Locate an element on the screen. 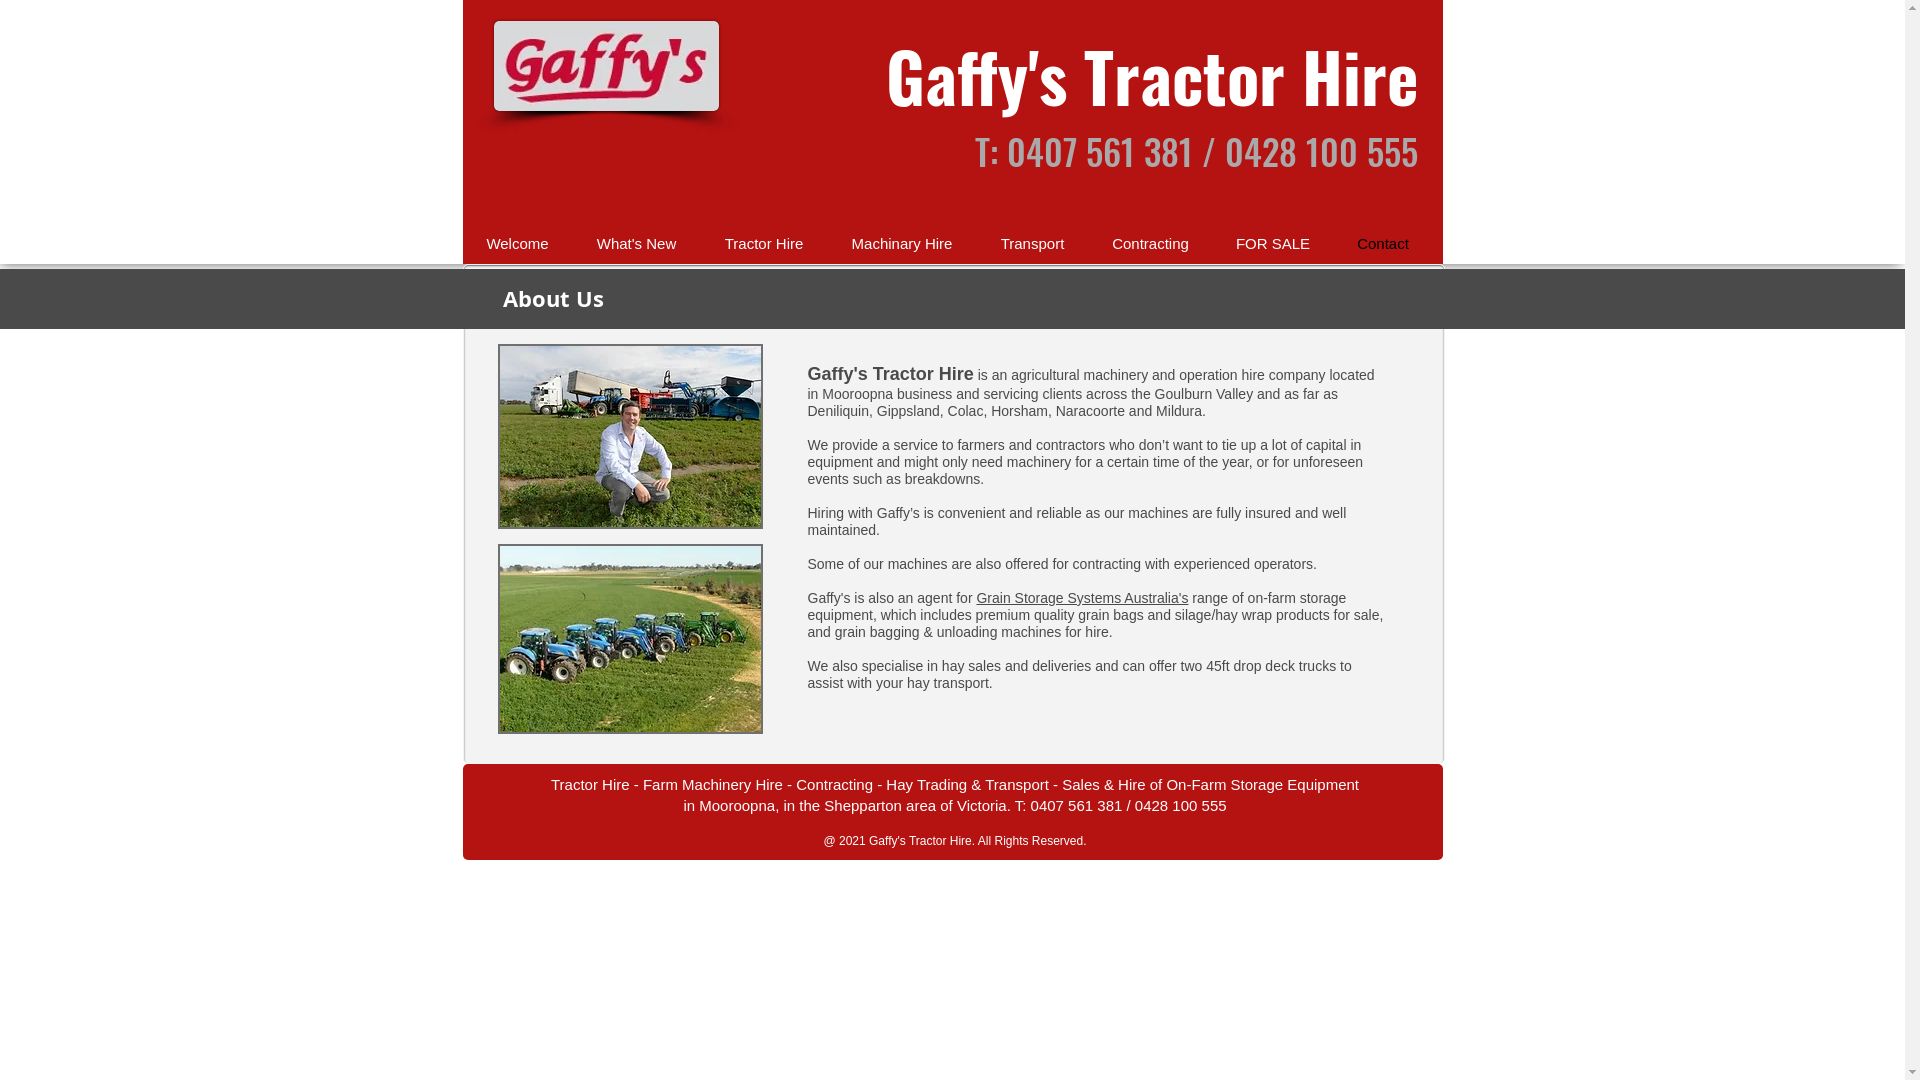 This screenshot has width=1920, height=1080. 'What's New' is located at coordinates (634, 242).